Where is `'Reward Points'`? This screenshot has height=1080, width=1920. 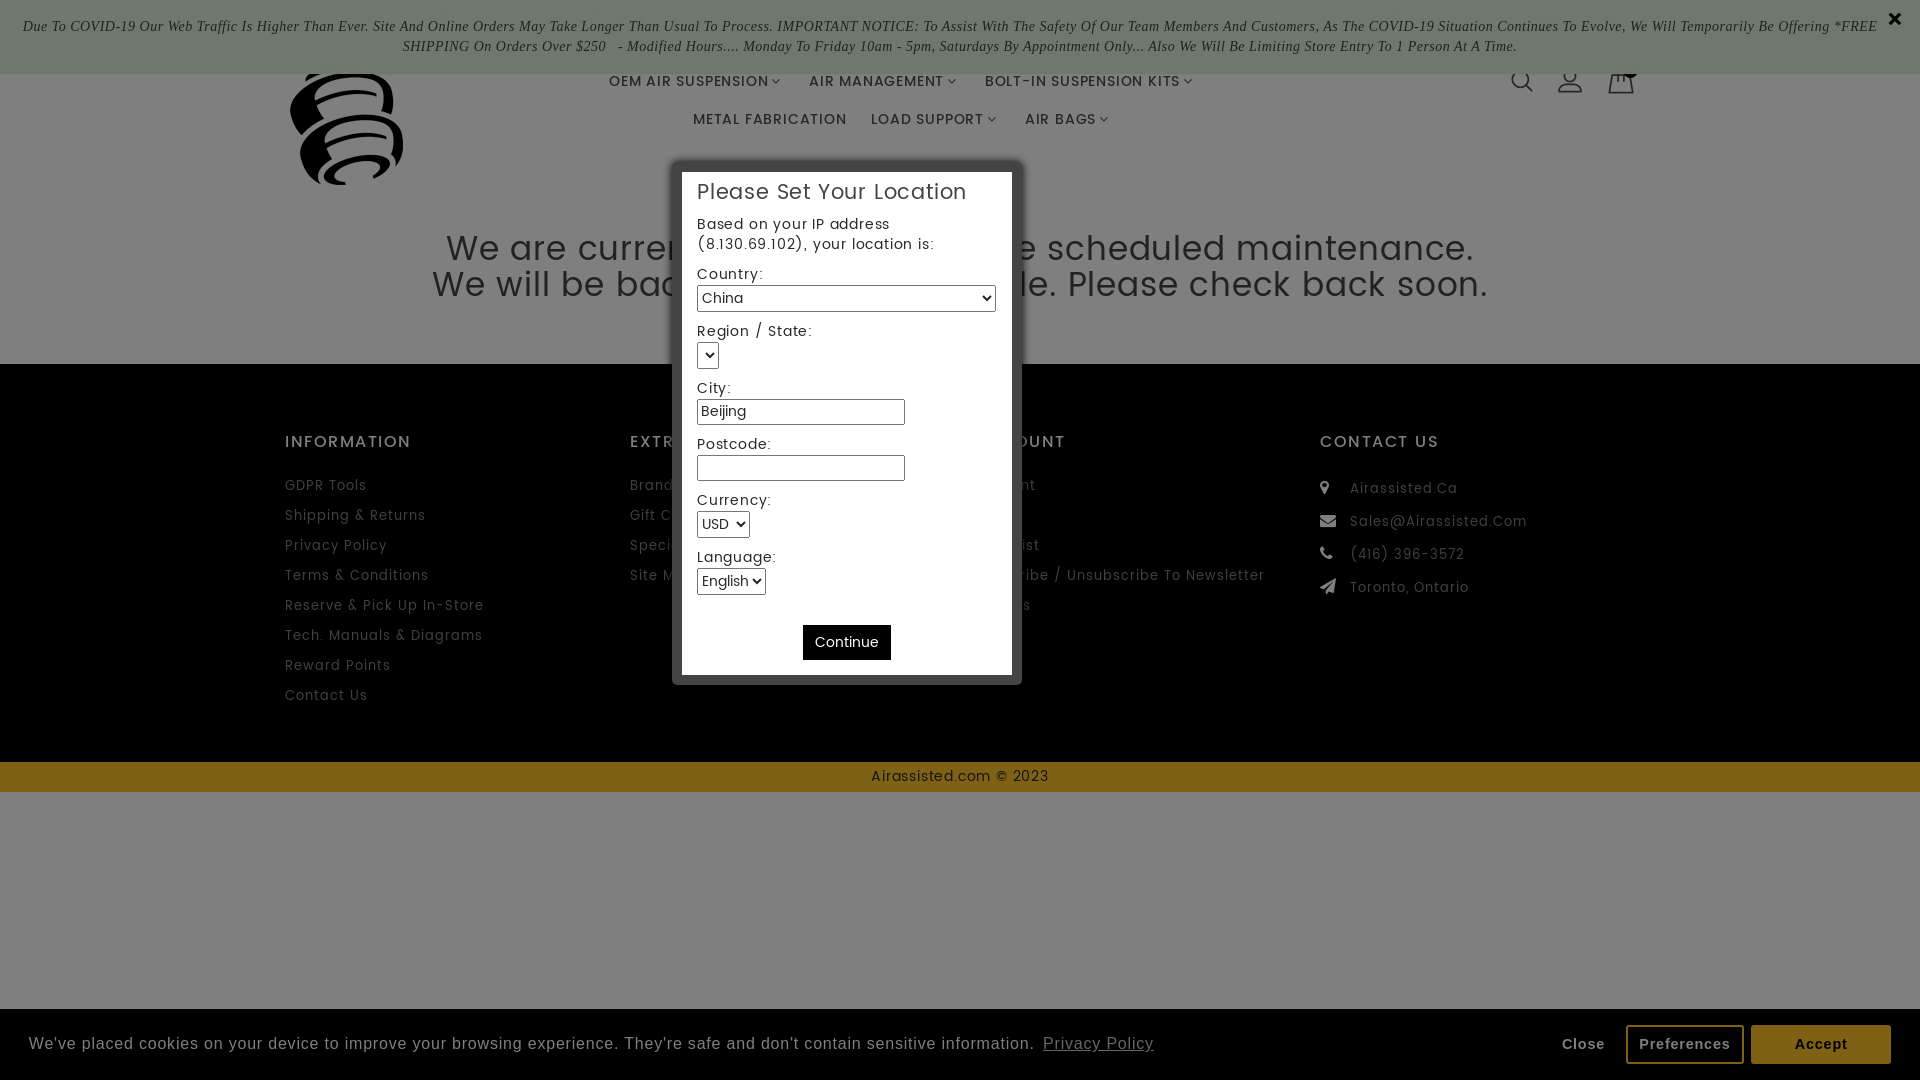
'Reward Points' is located at coordinates (337, 666).